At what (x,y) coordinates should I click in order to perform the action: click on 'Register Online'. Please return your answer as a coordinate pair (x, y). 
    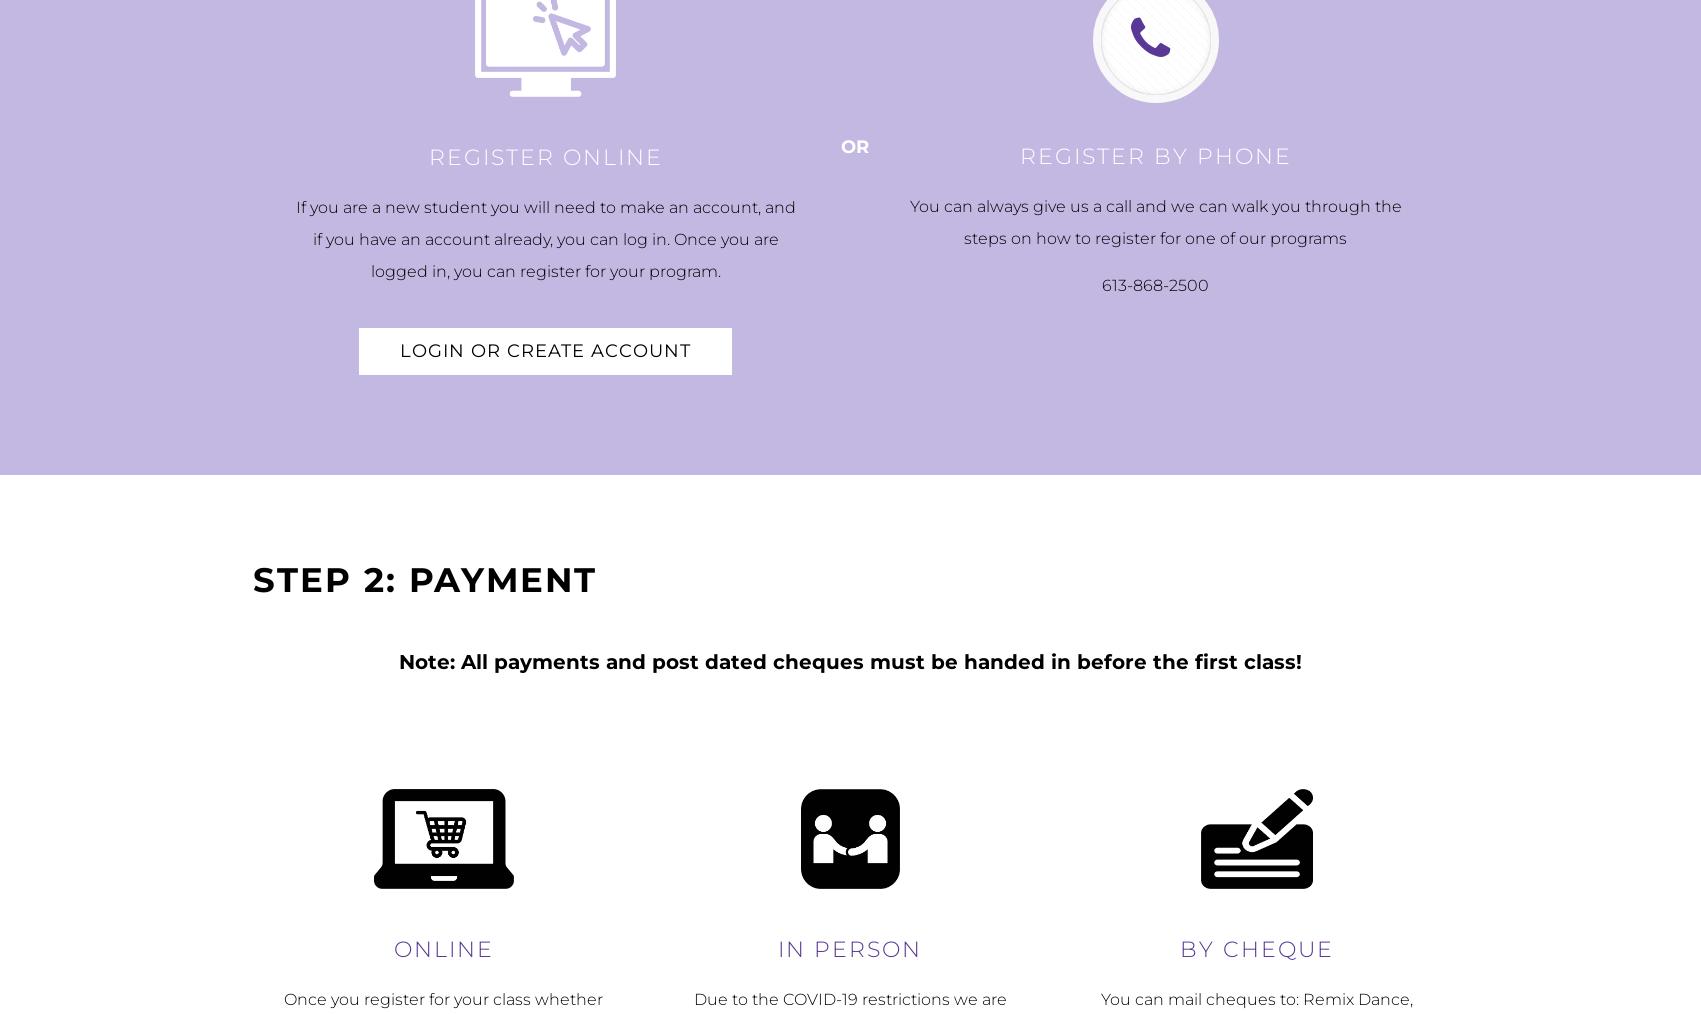
    Looking at the image, I should click on (545, 157).